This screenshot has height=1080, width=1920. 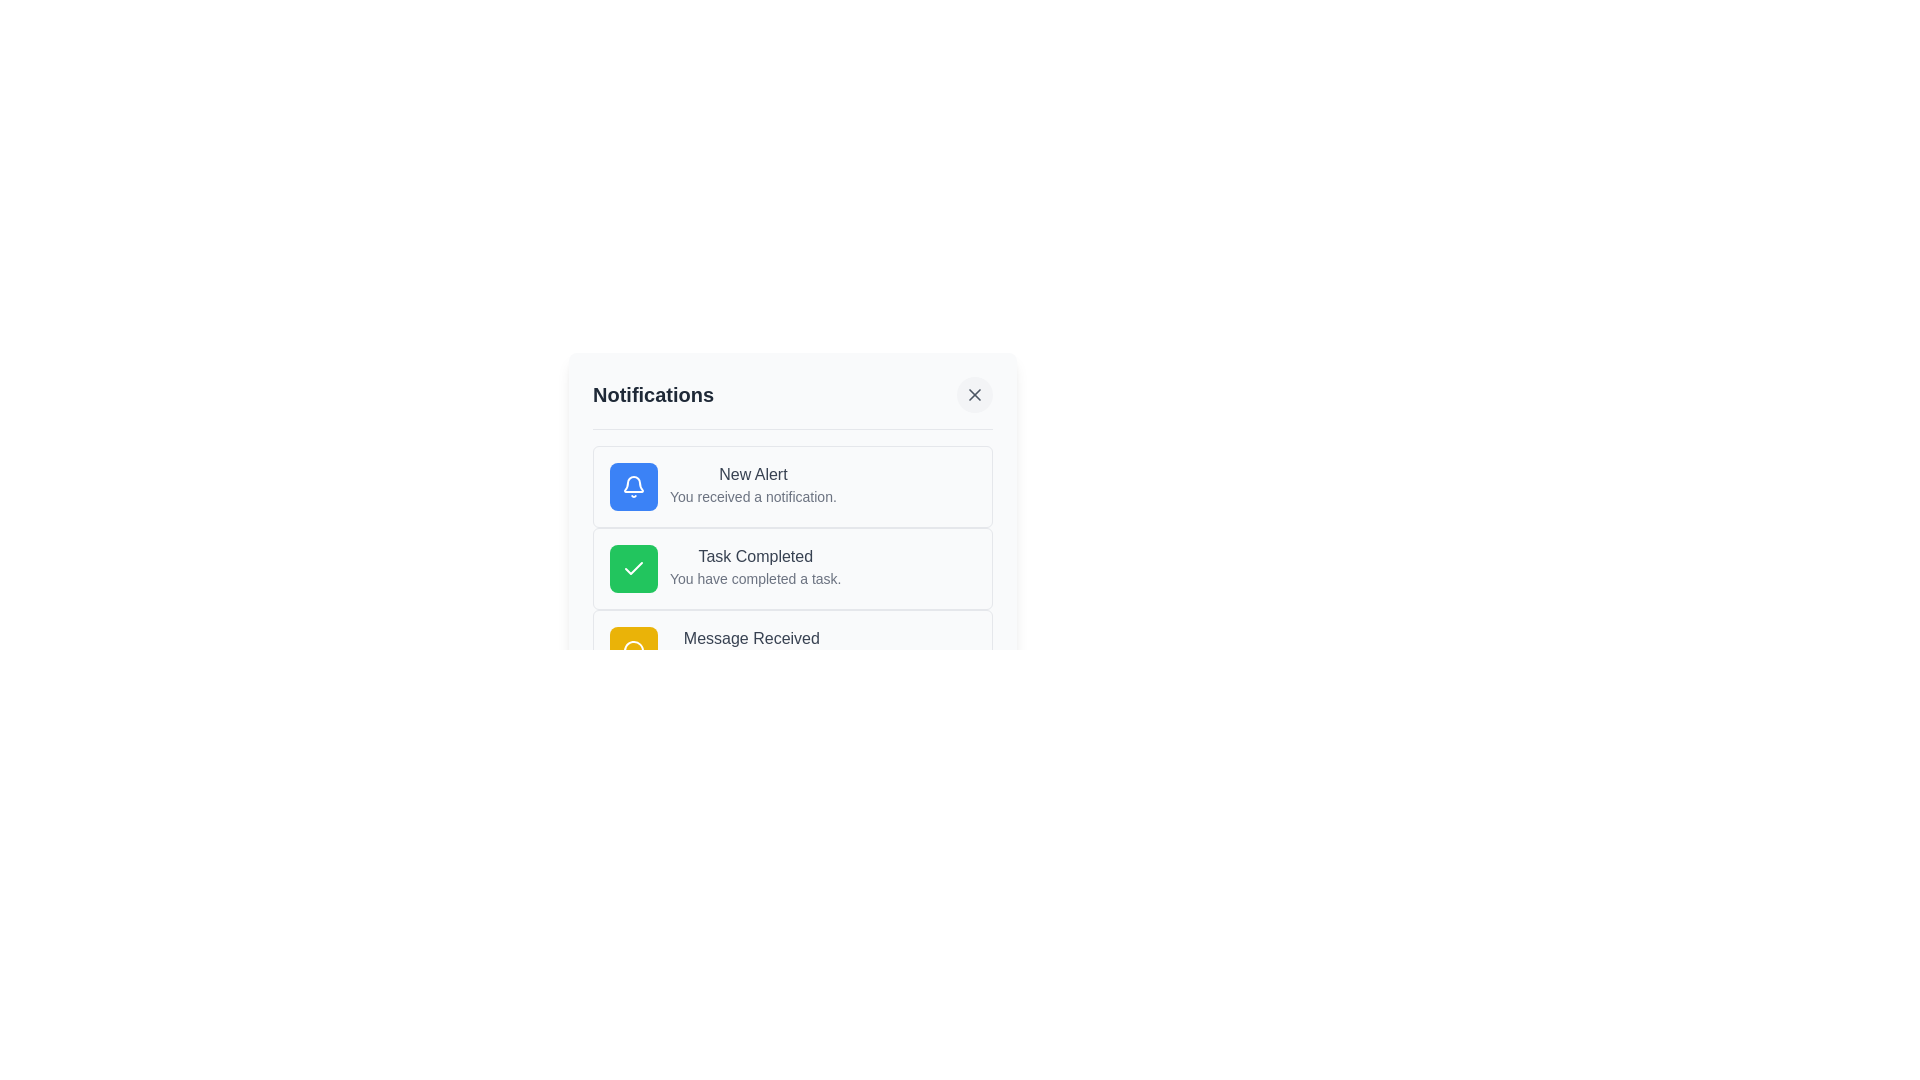 What do you see at coordinates (791, 651) in the screenshot?
I see `the third notification item with a yellow circular icon and the message header 'Message Received'` at bounding box center [791, 651].